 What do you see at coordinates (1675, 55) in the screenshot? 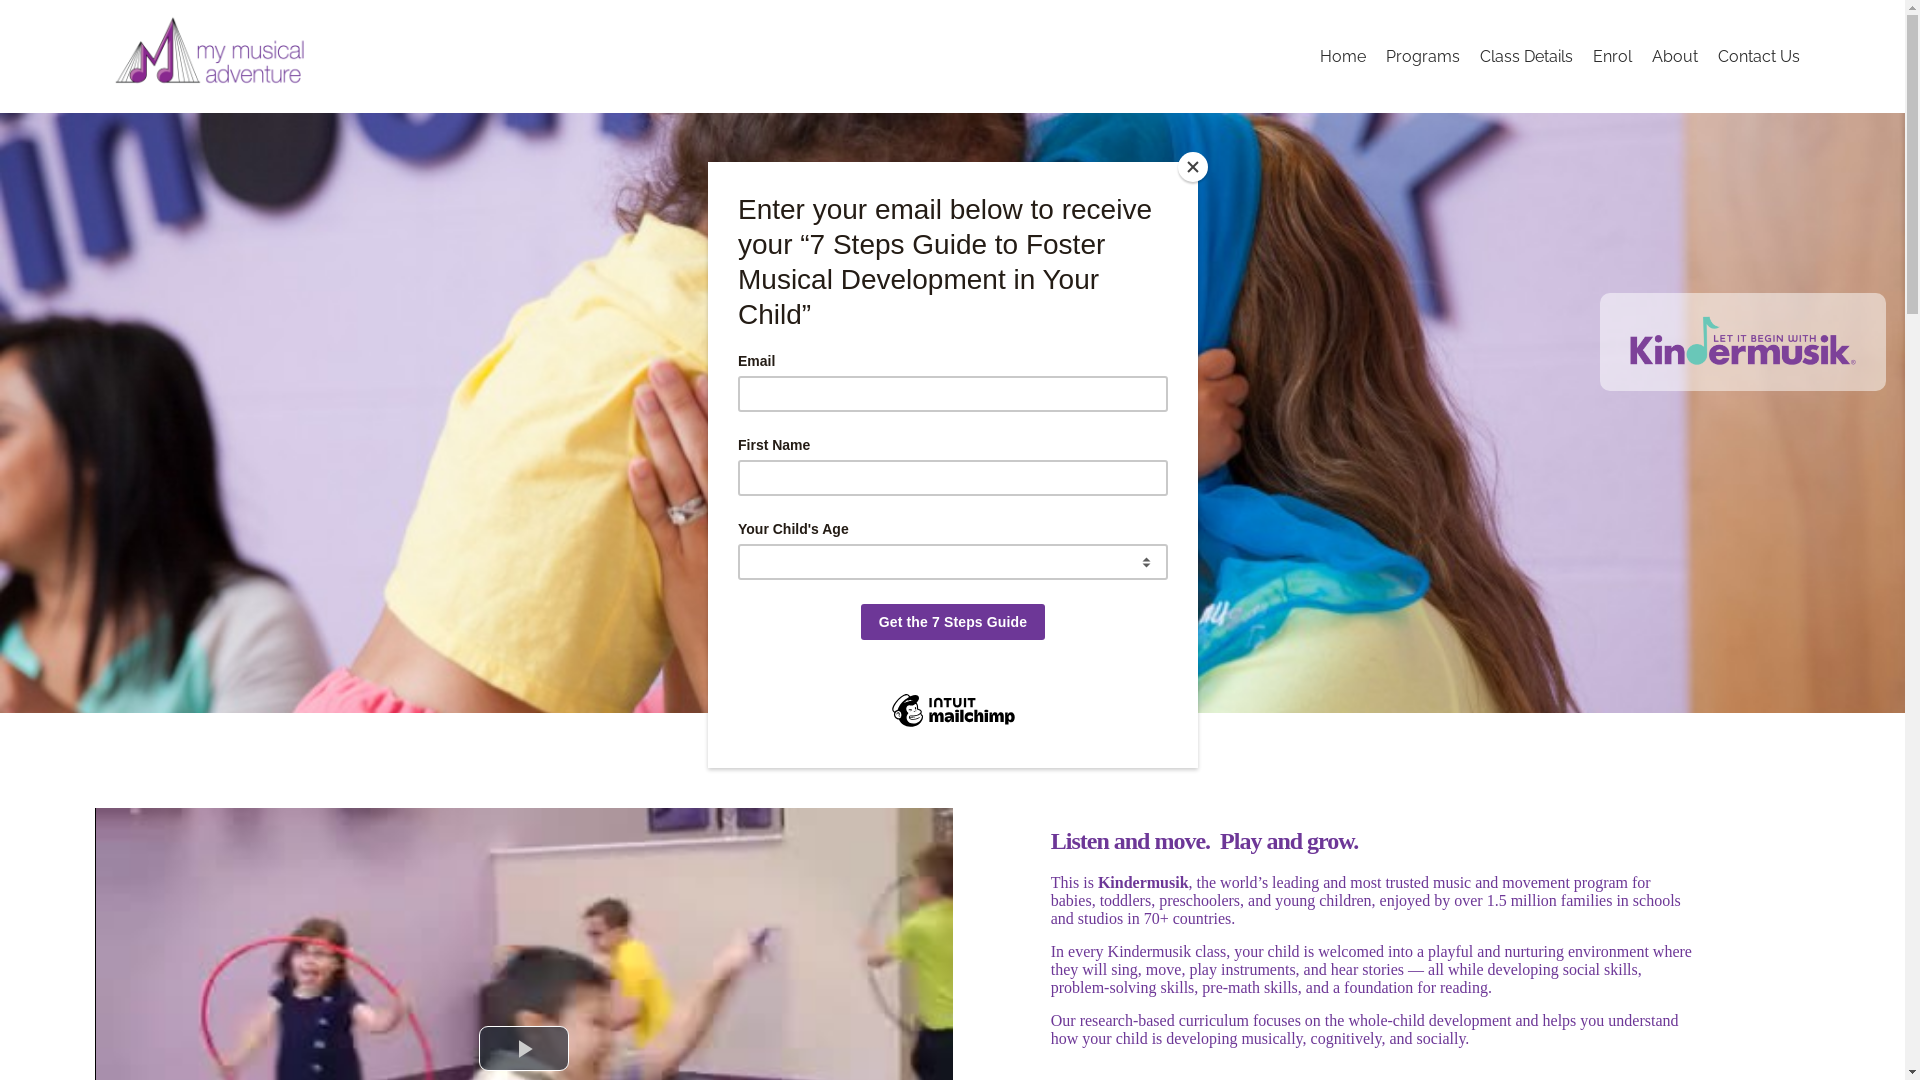
I see `'About'` at bounding box center [1675, 55].